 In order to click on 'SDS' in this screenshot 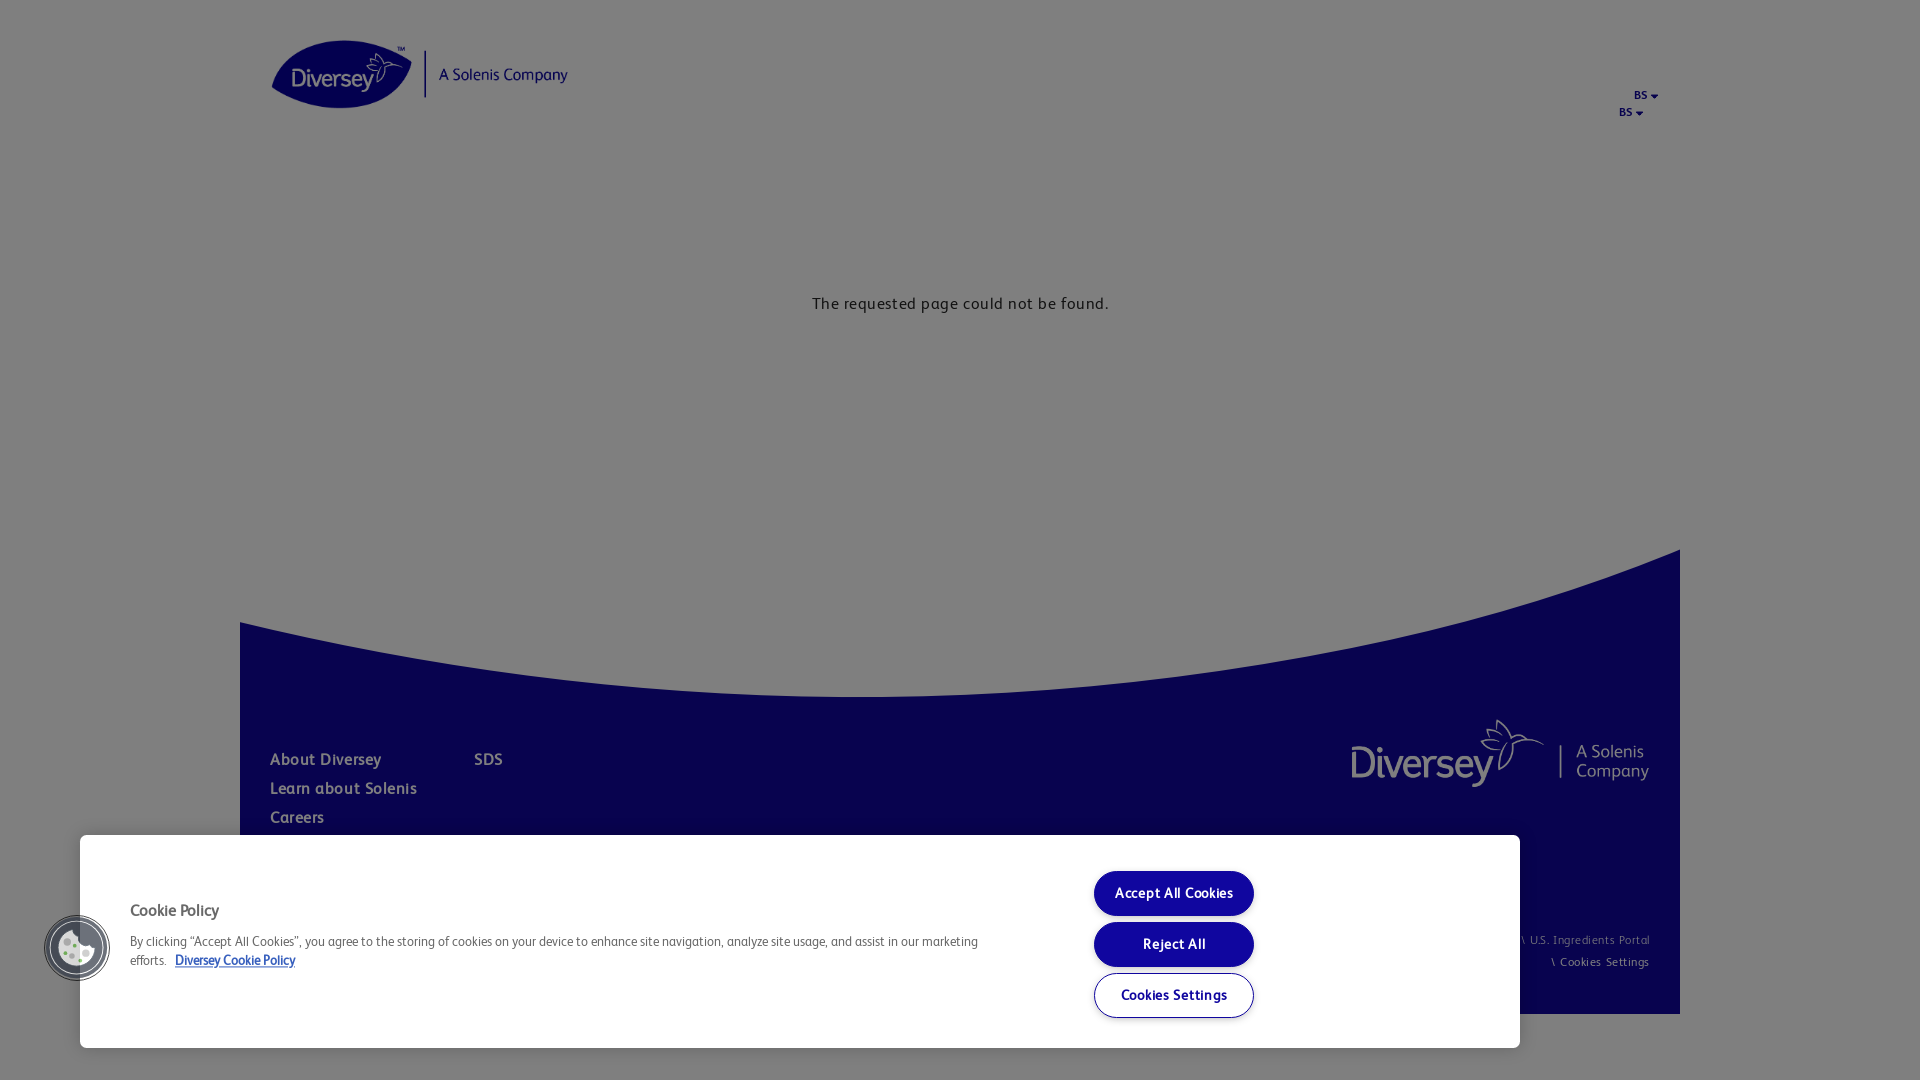, I will do `click(572, 759)`.